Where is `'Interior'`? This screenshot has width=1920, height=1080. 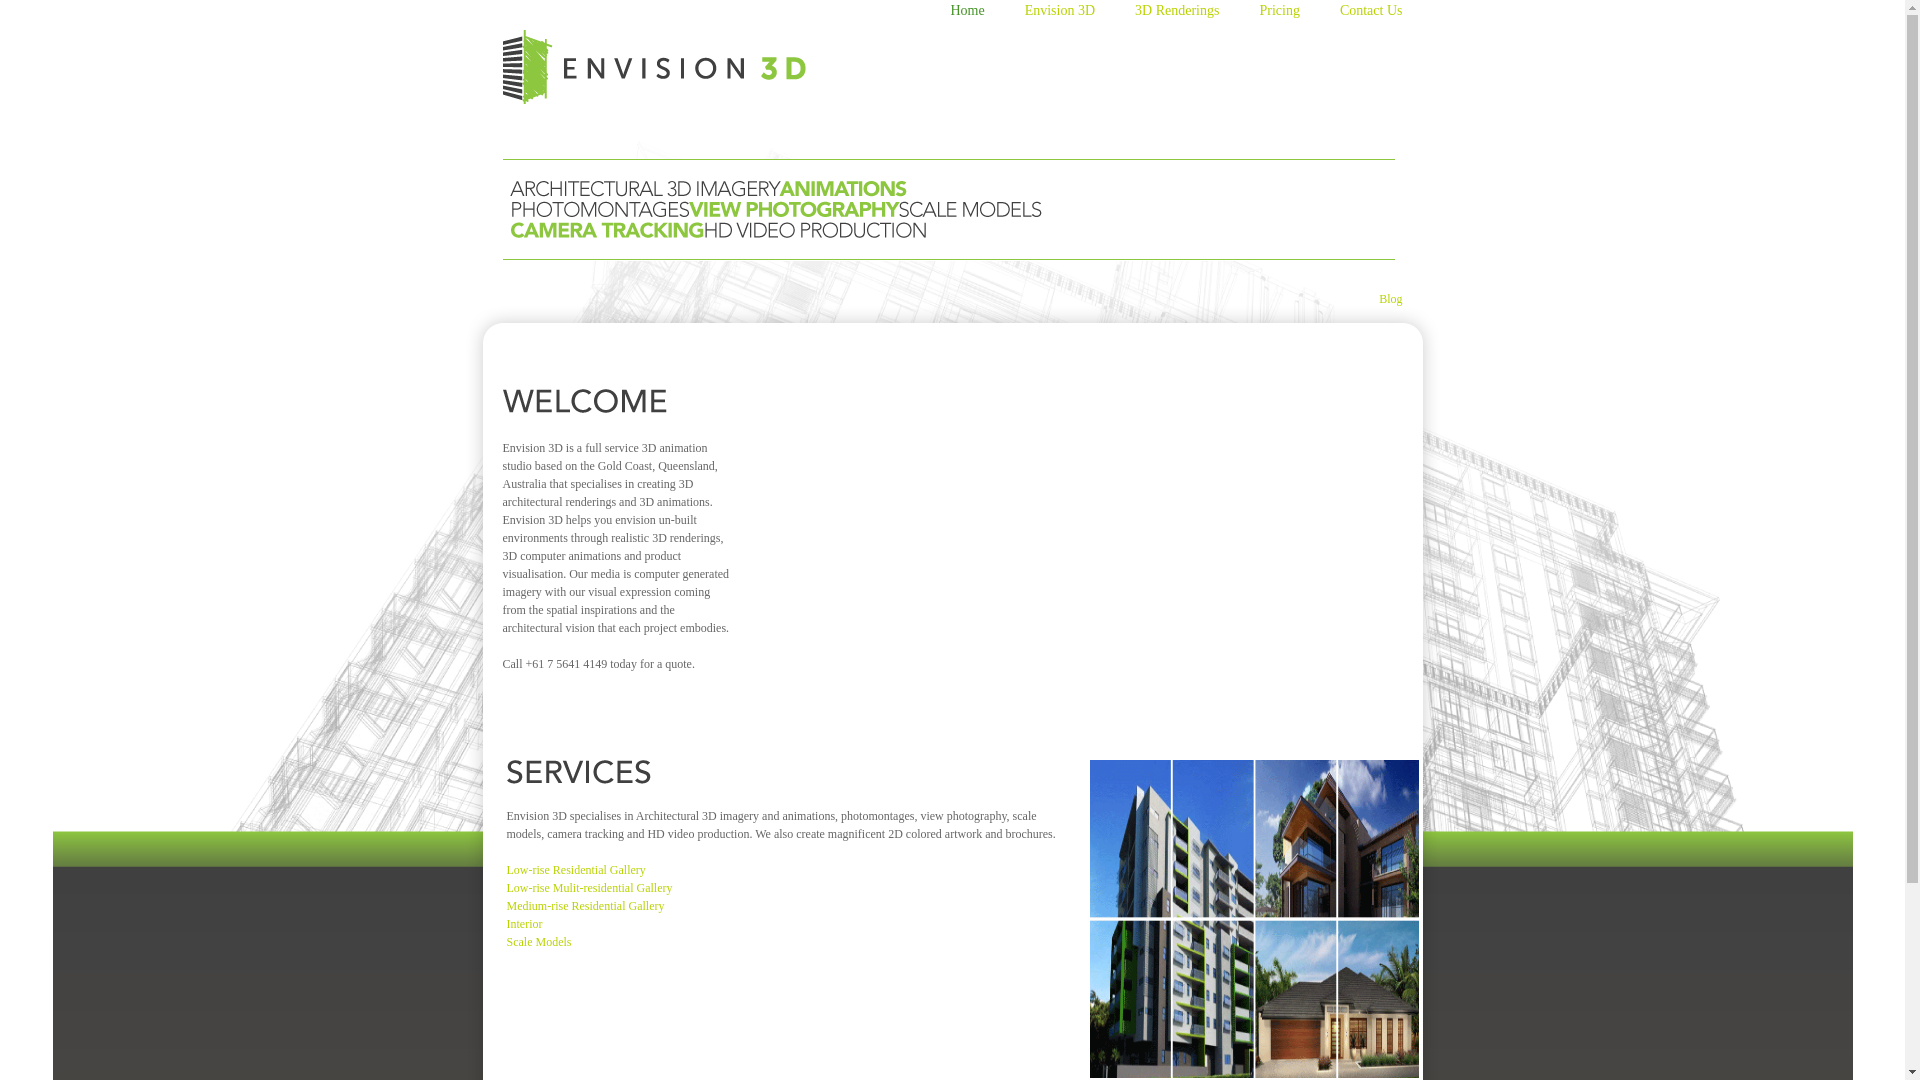
'Interior' is located at coordinates (523, 924).